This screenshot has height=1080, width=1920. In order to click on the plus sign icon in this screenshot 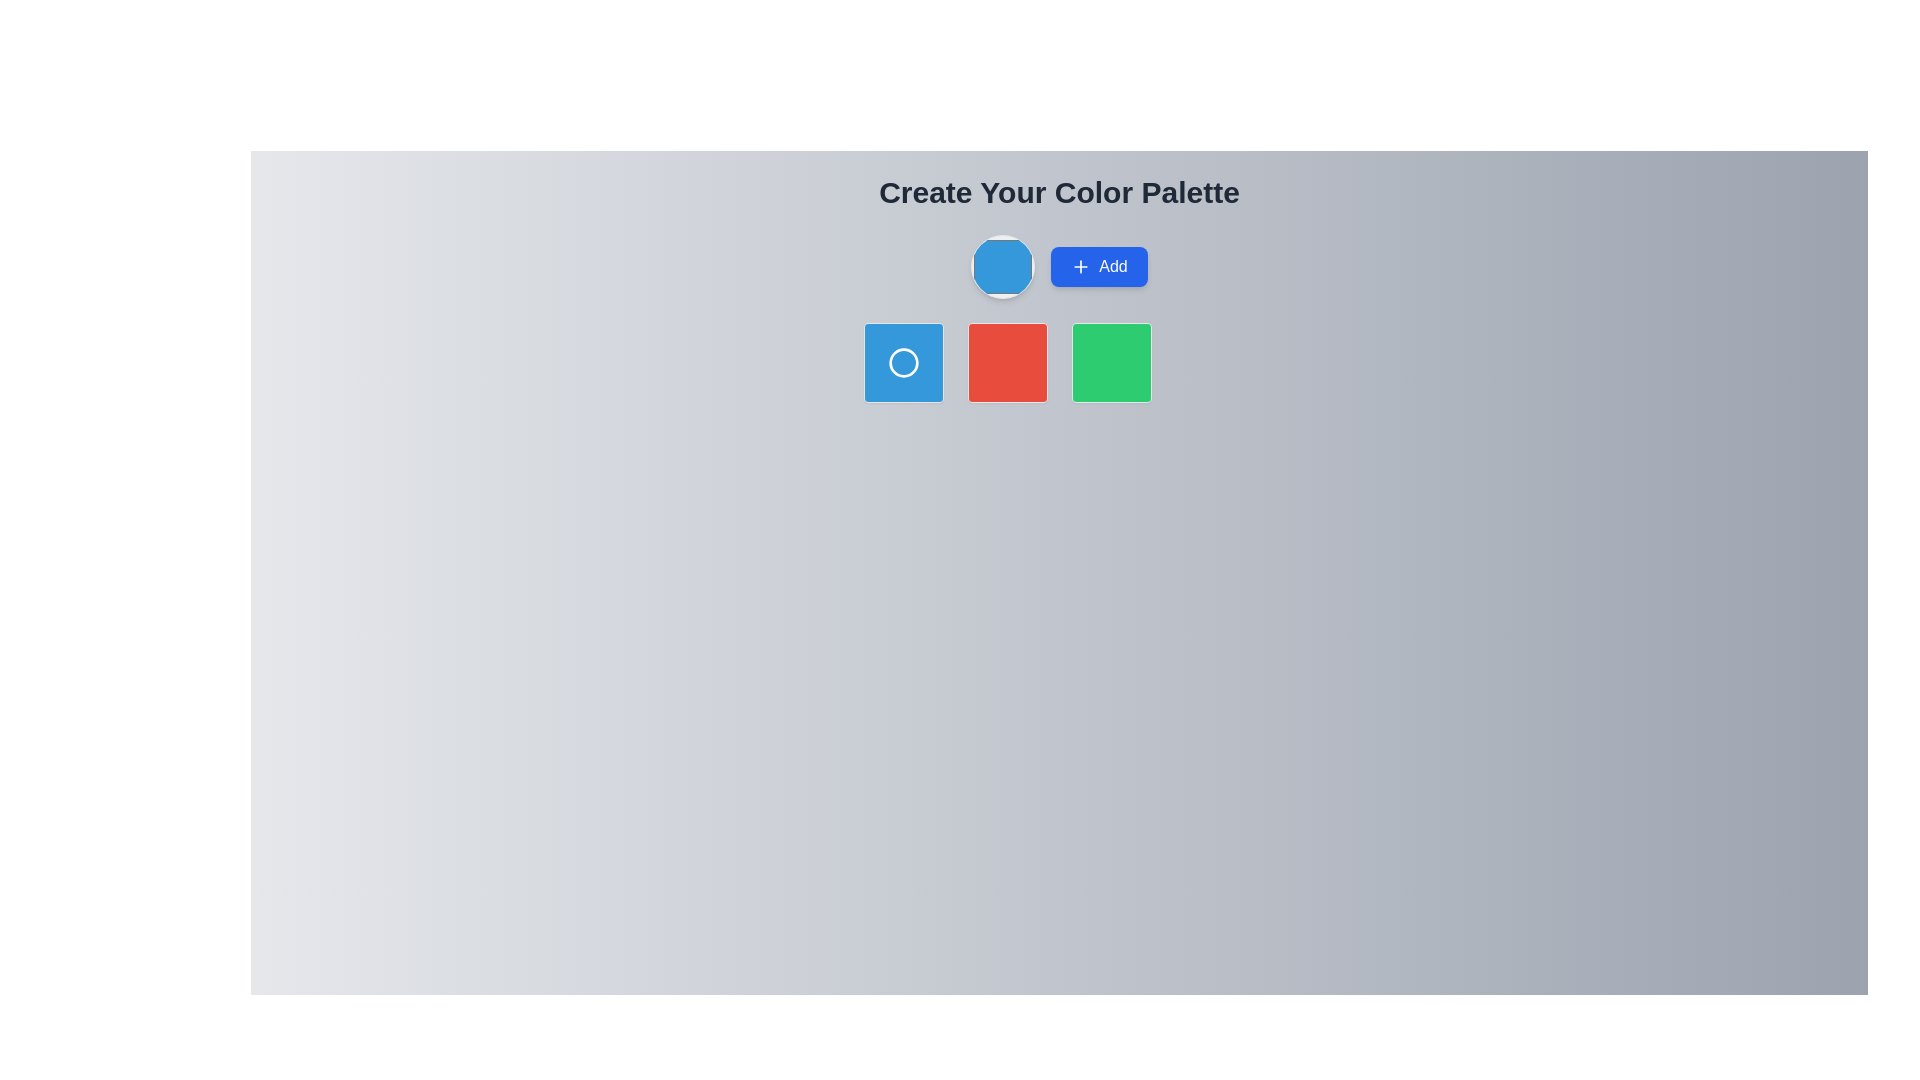, I will do `click(1080, 265)`.